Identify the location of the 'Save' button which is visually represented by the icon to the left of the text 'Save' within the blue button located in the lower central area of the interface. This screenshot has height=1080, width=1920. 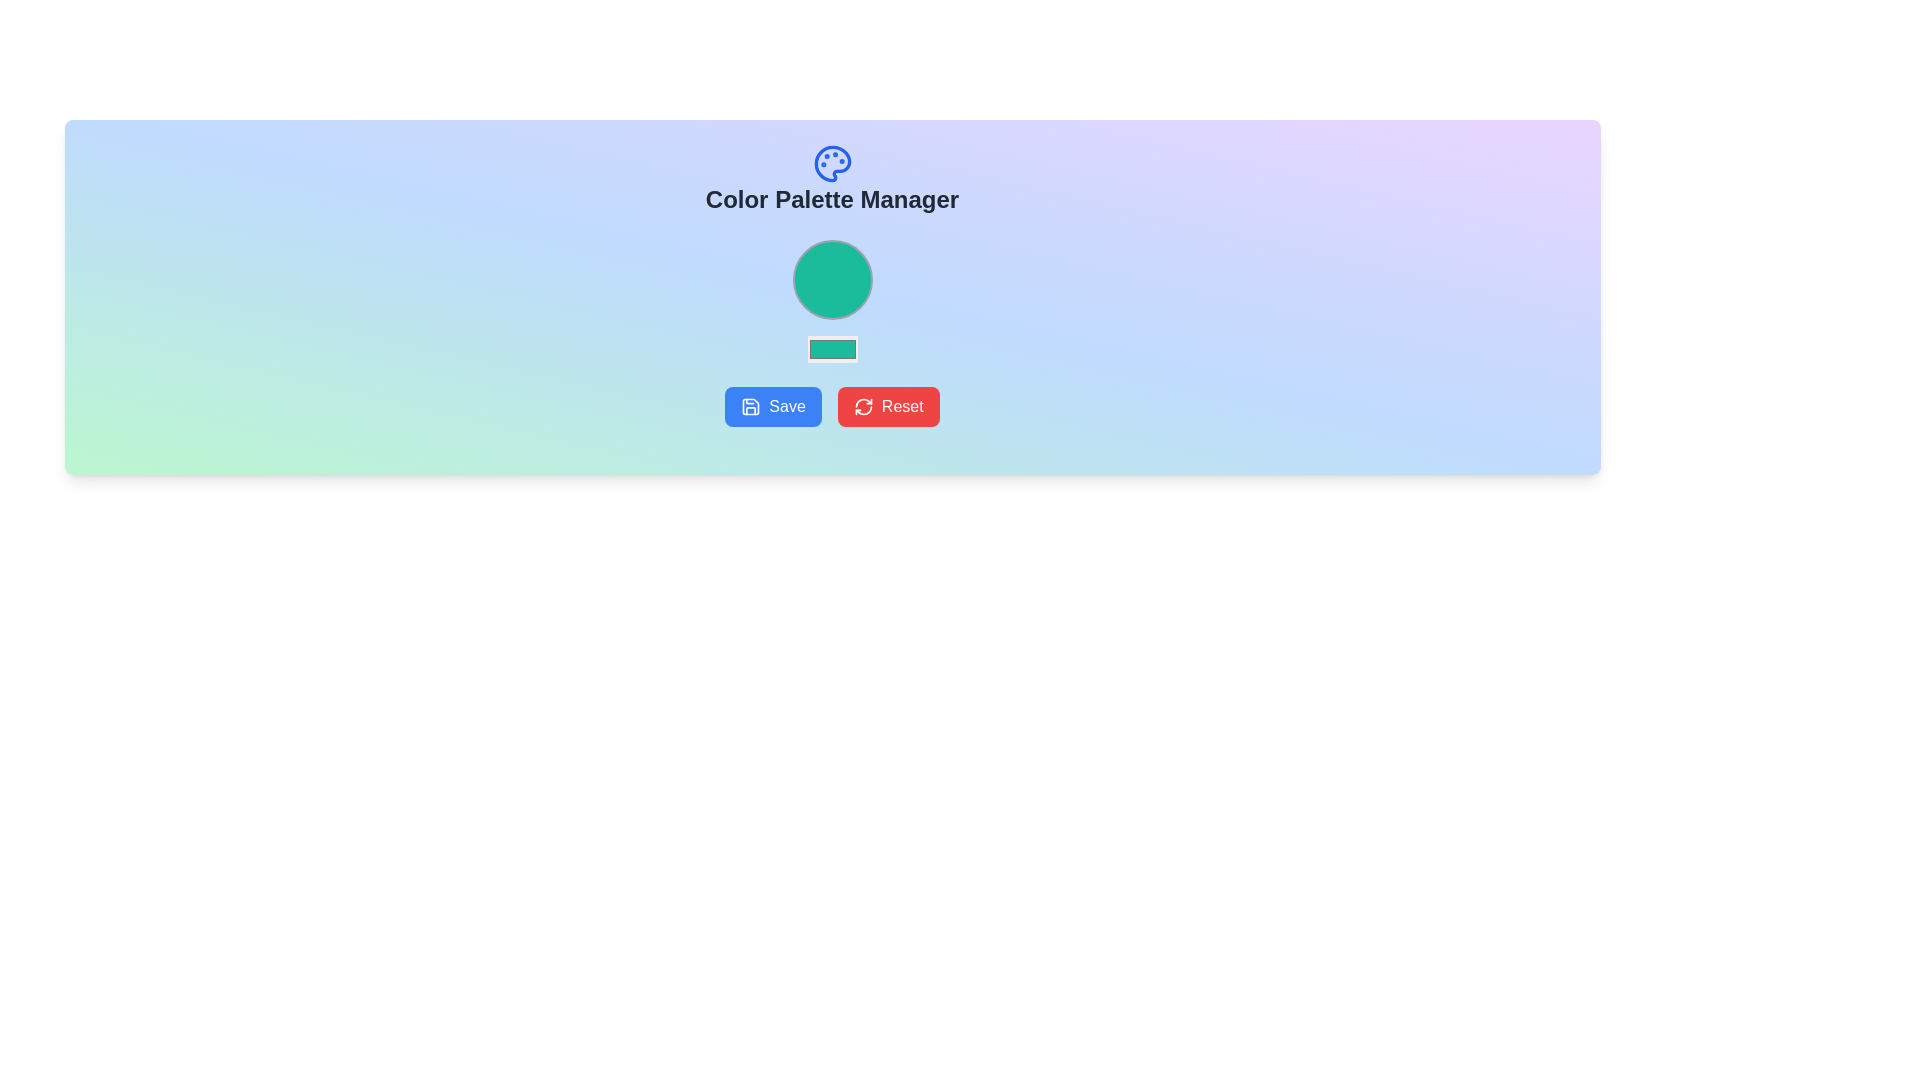
(750, 406).